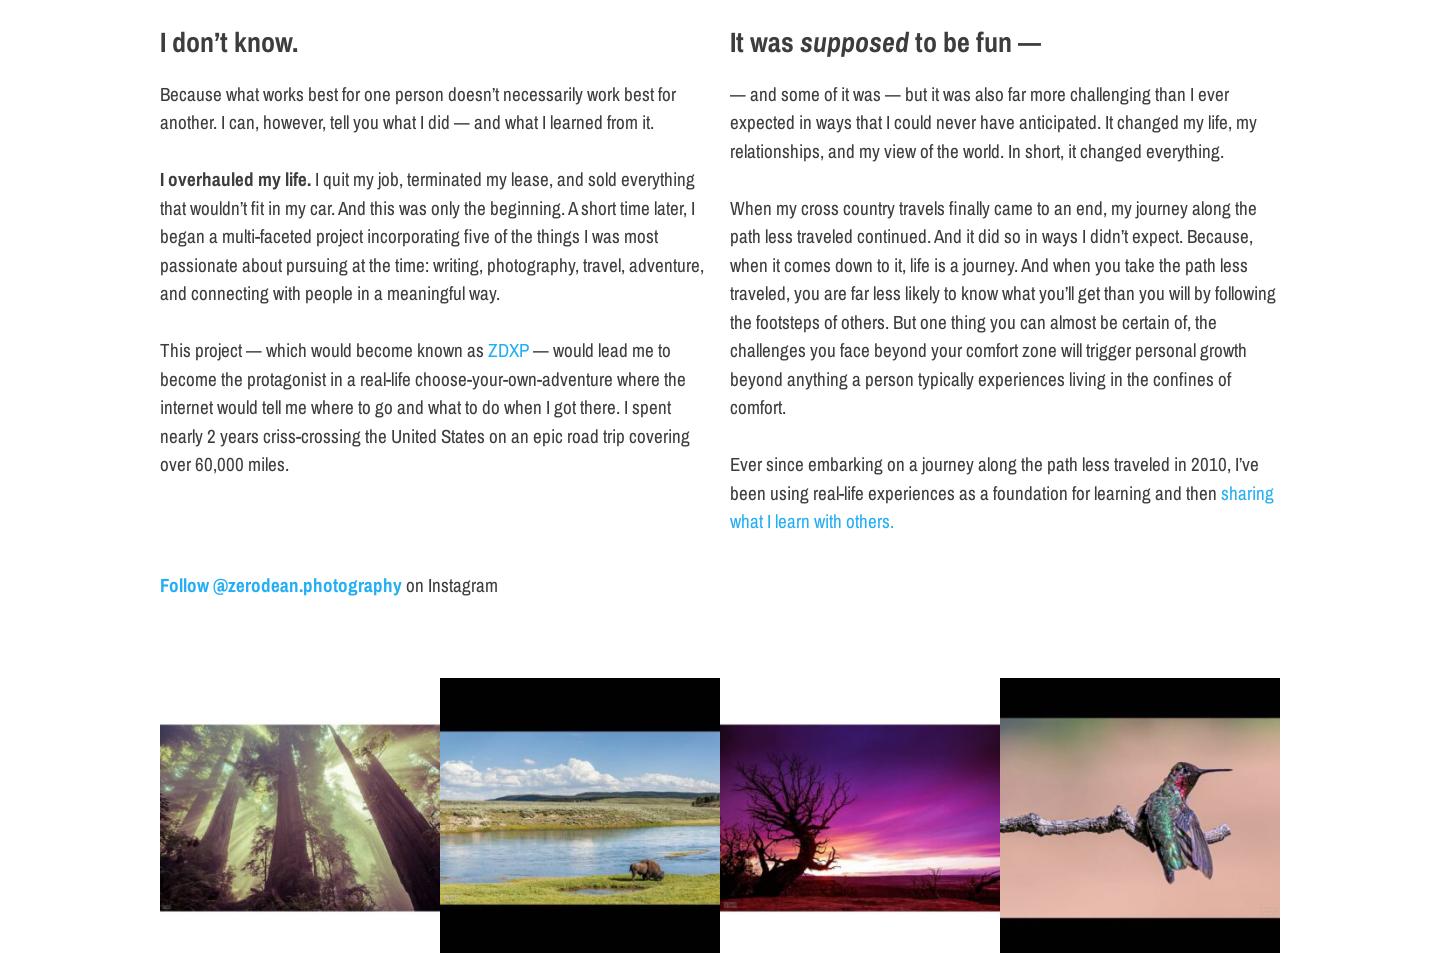 This screenshot has width=1440, height=953. What do you see at coordinates (424, 406) in the screenshot?
I see `'— would lead me to become the protagonist in a real-life choose-your-own-adventure where the internet would tell me where to go and what to do when I got there. I spent nearly 2 years criss-crossing the United States on an epic road trip covering over 60,000 miles.'` at bounding box center [424, 406].